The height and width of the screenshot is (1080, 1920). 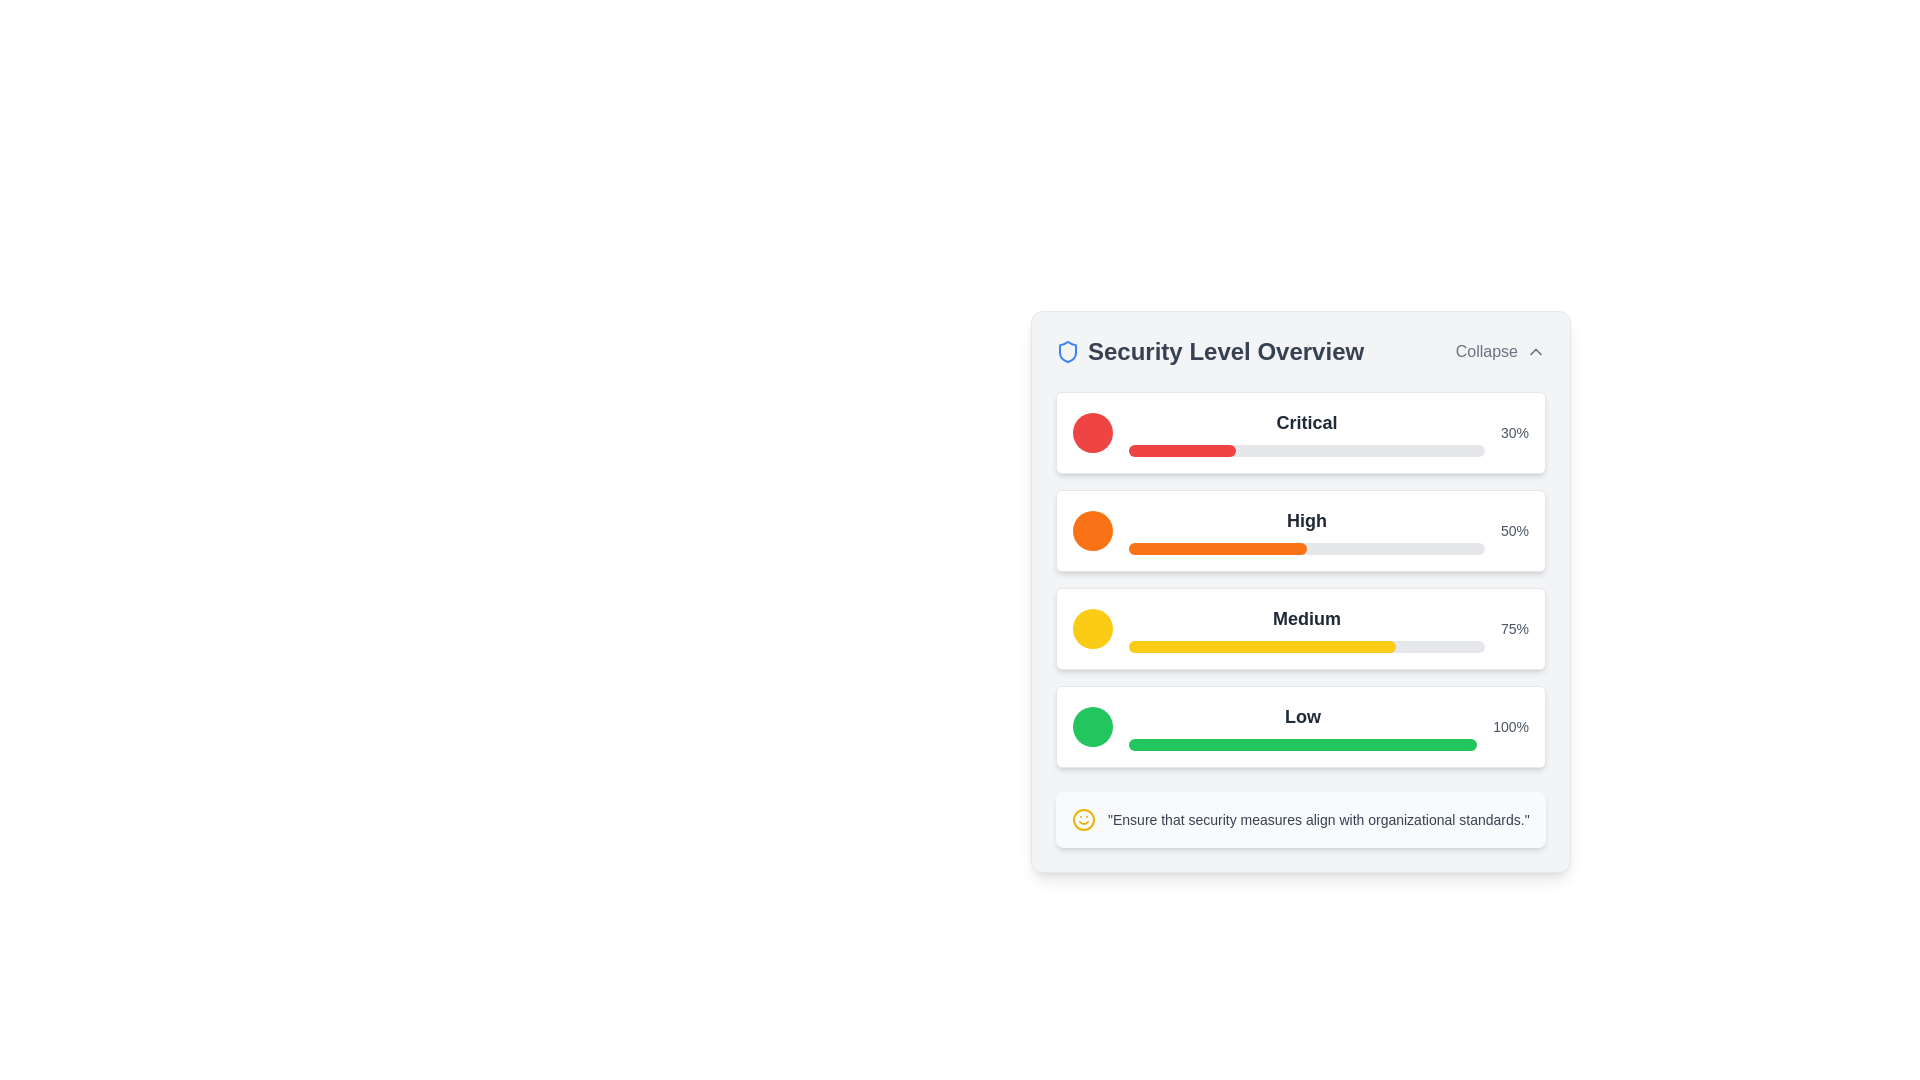 I want to click on the visual data of the Progress bar indicating a status level of 'High' with 50% completion, positioned between 'Critical' and 'Medium' status indicators, so click(x=1300, y=530).